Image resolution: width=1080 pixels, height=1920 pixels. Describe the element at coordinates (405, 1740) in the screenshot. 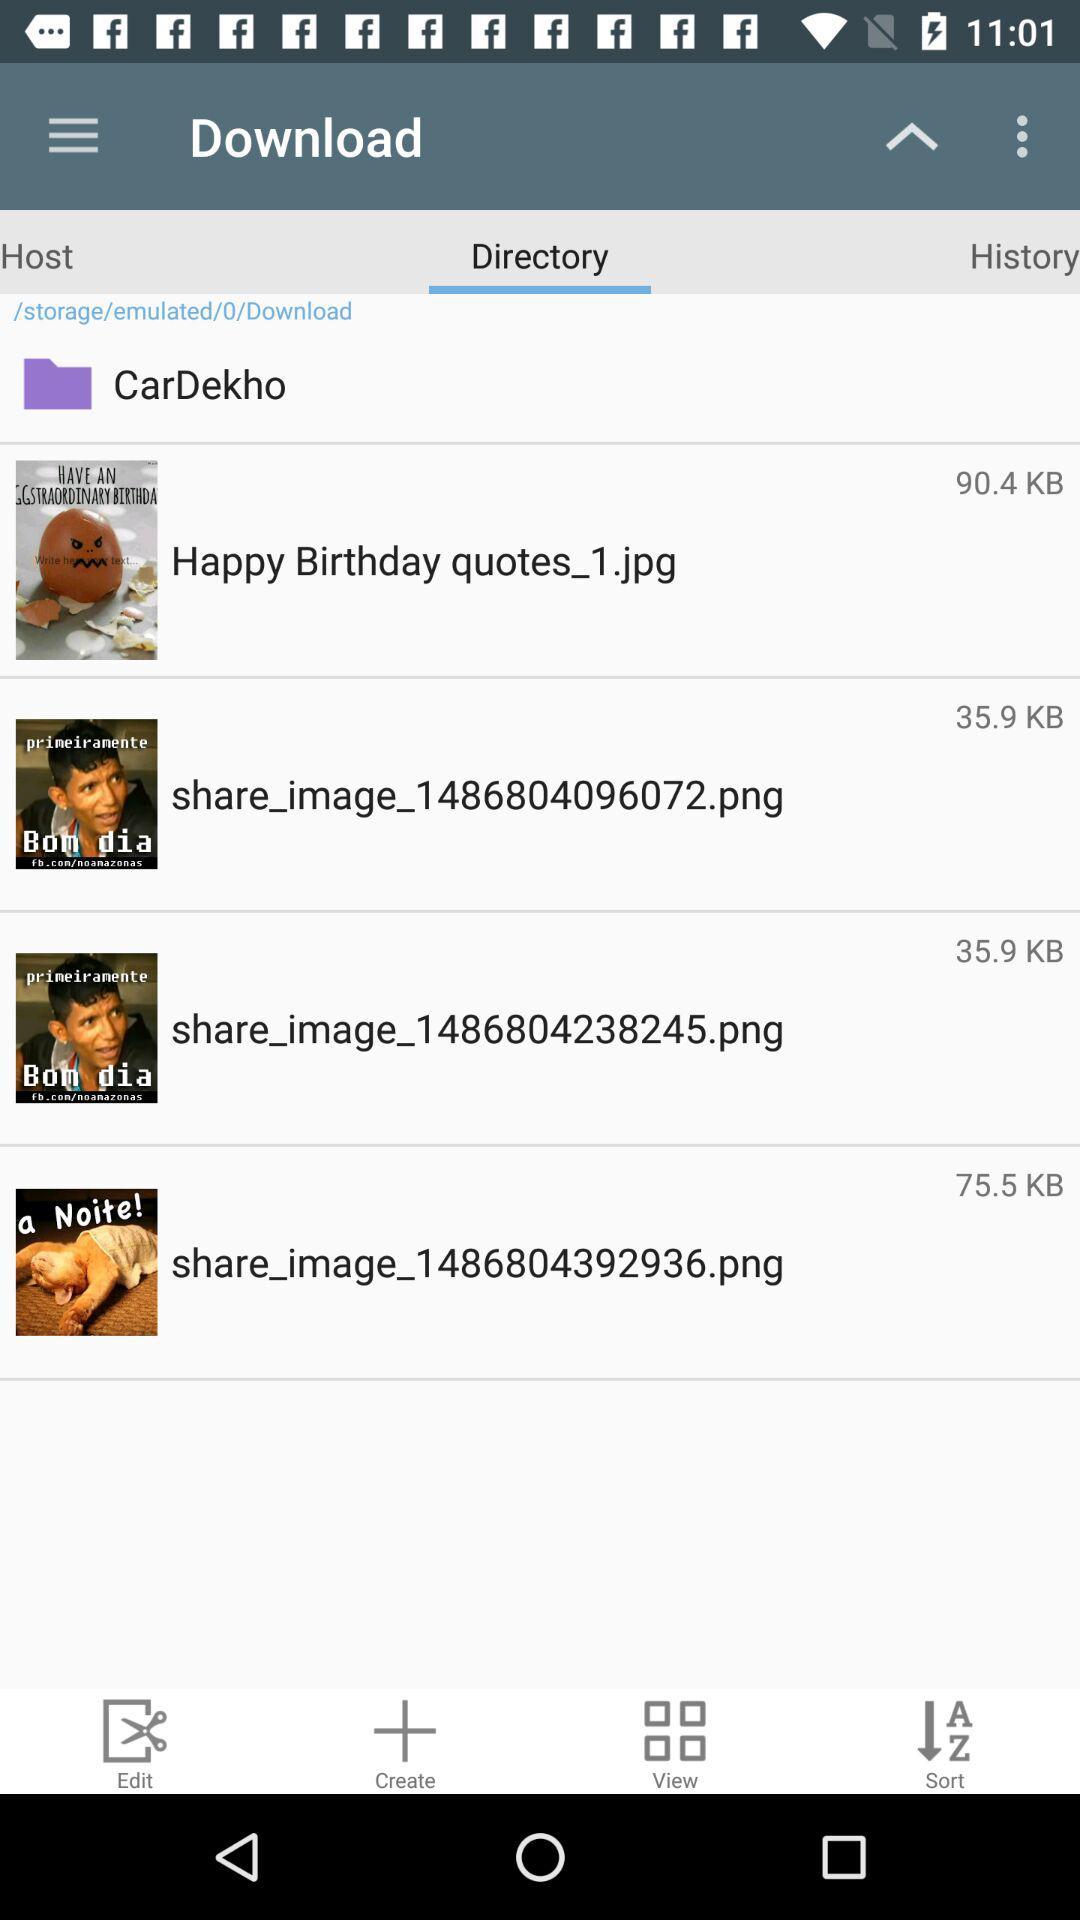

I see `file` at that location.